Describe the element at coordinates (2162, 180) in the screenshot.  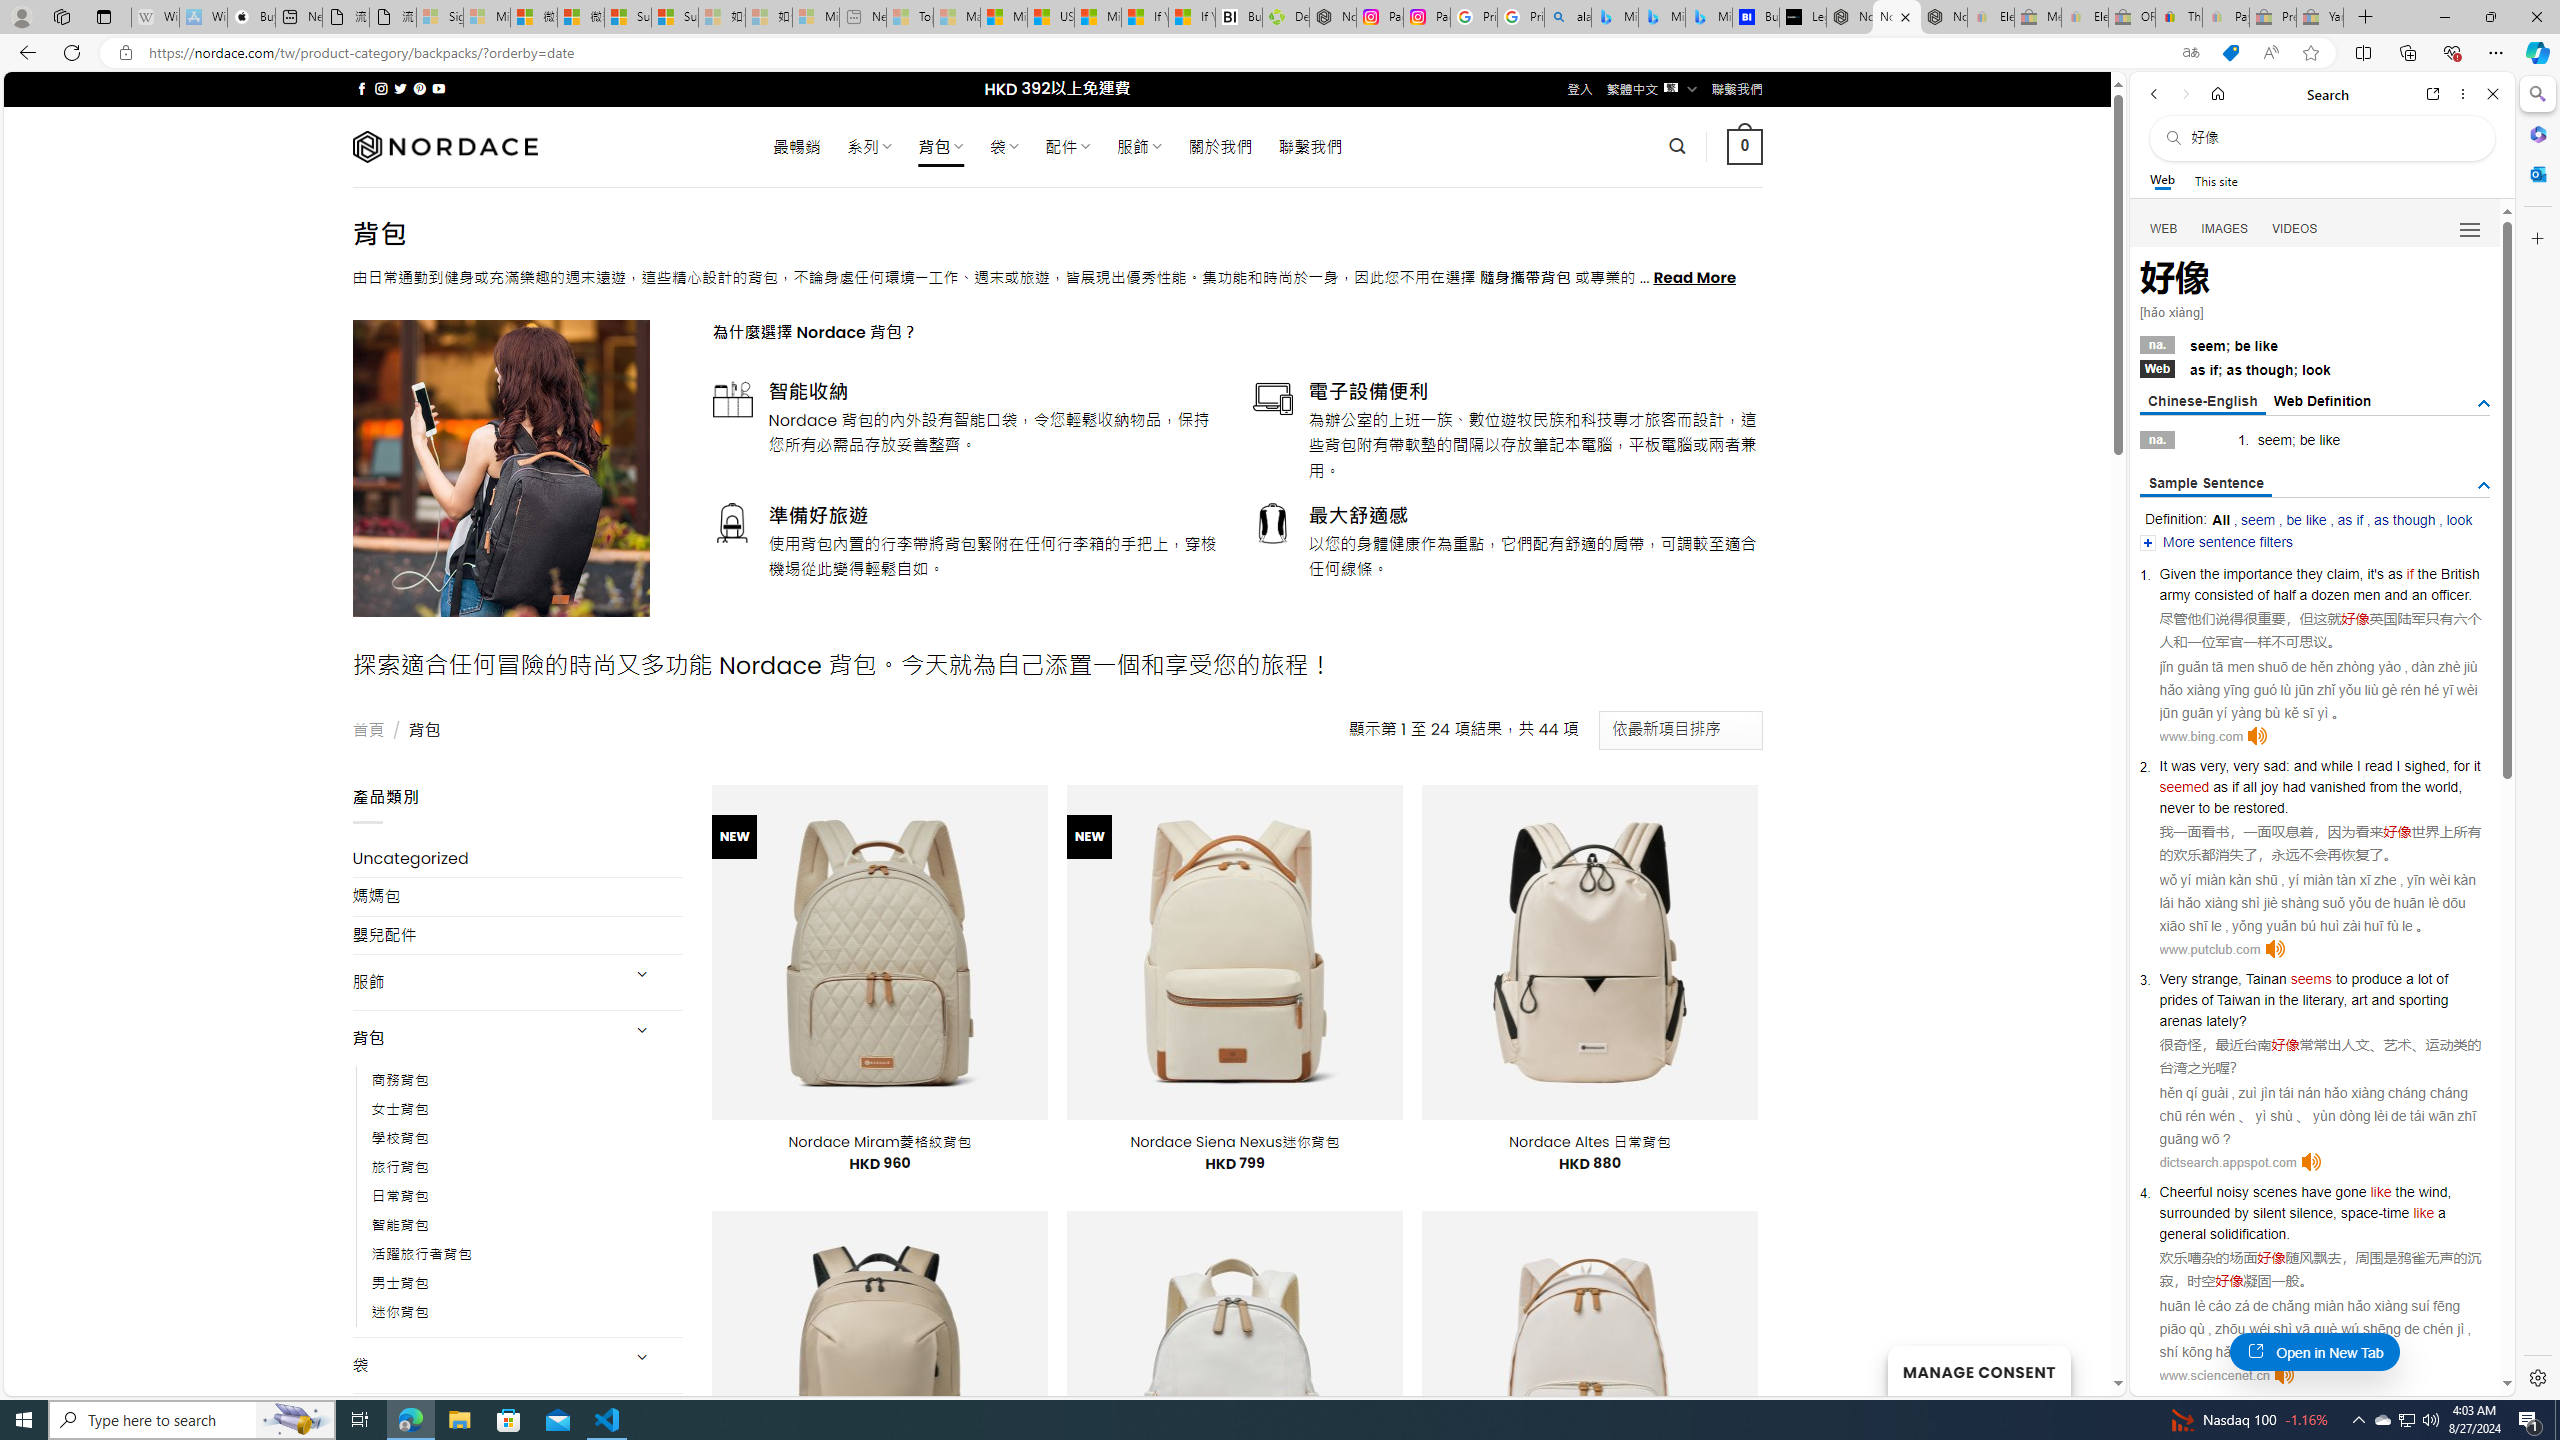
I see `'Web scope'` at that location.